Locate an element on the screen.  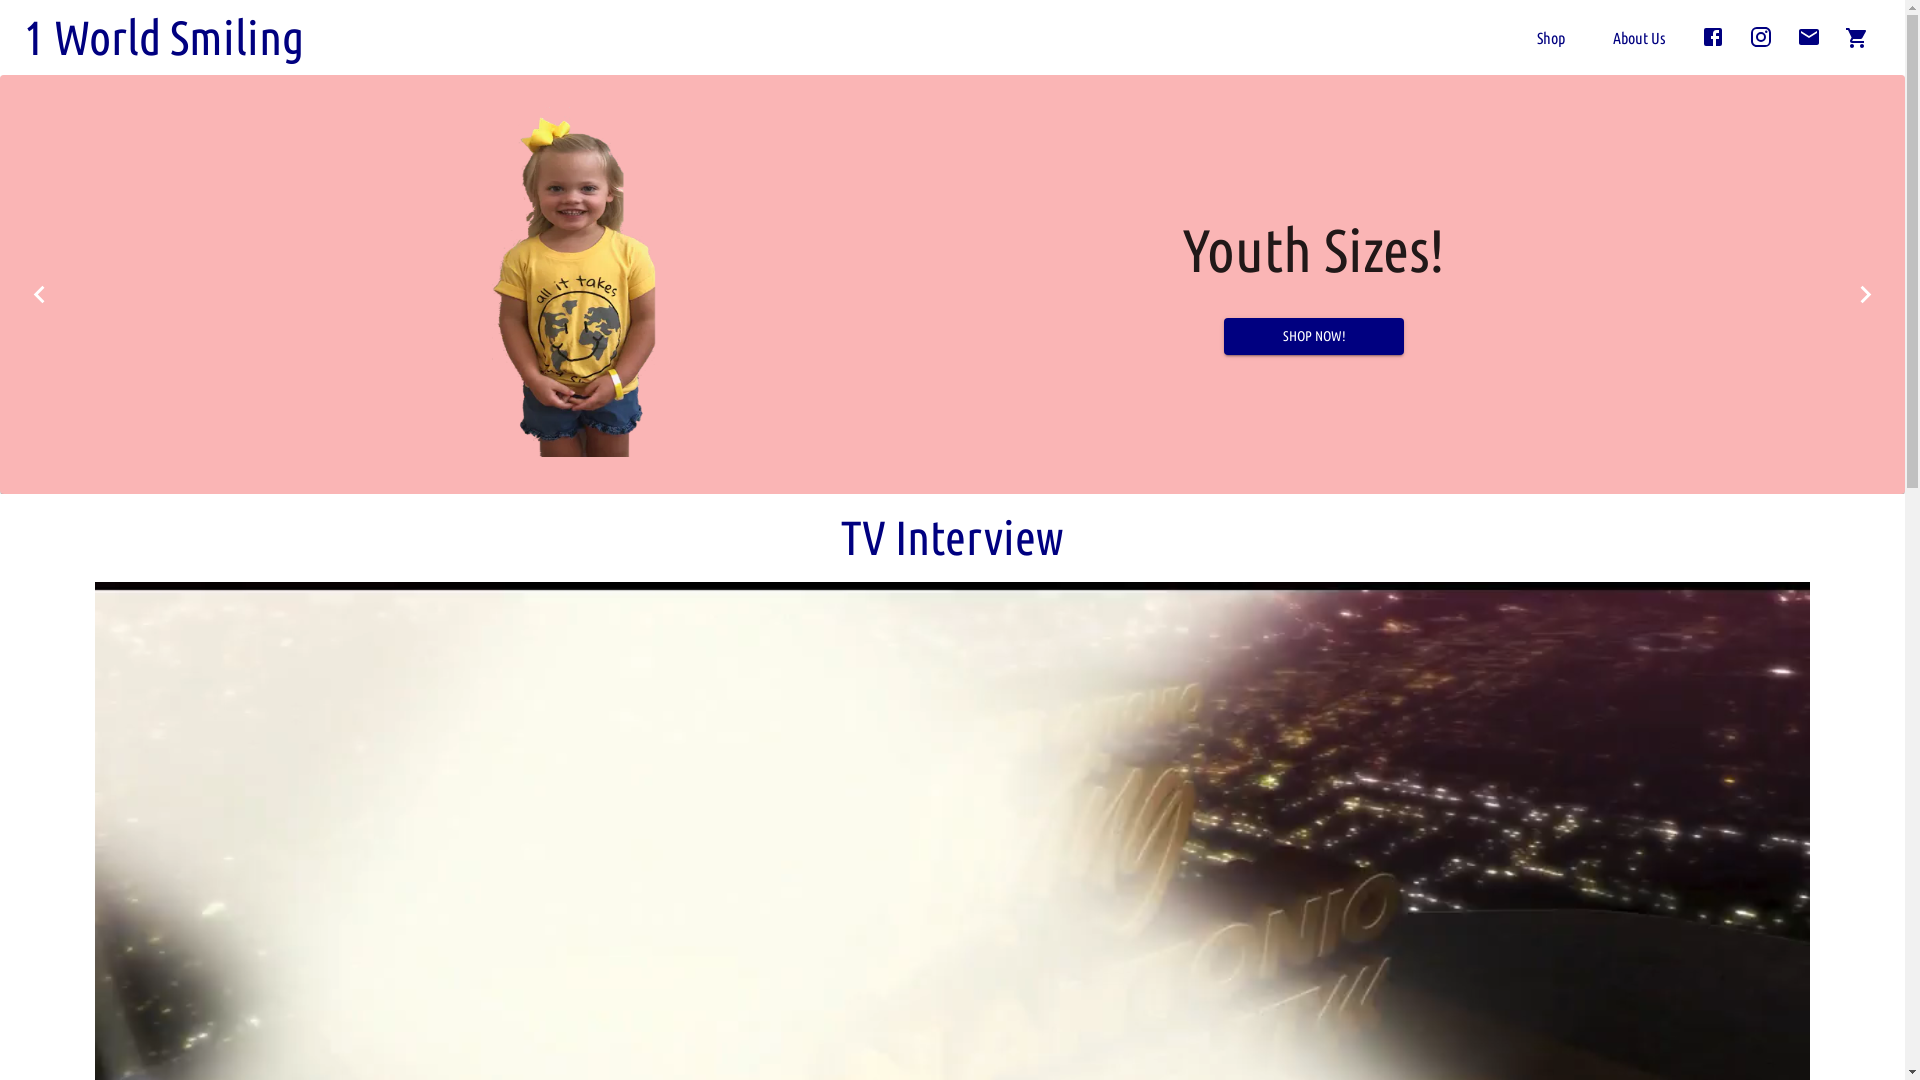
'0' is located at coordinates (1856, 38).